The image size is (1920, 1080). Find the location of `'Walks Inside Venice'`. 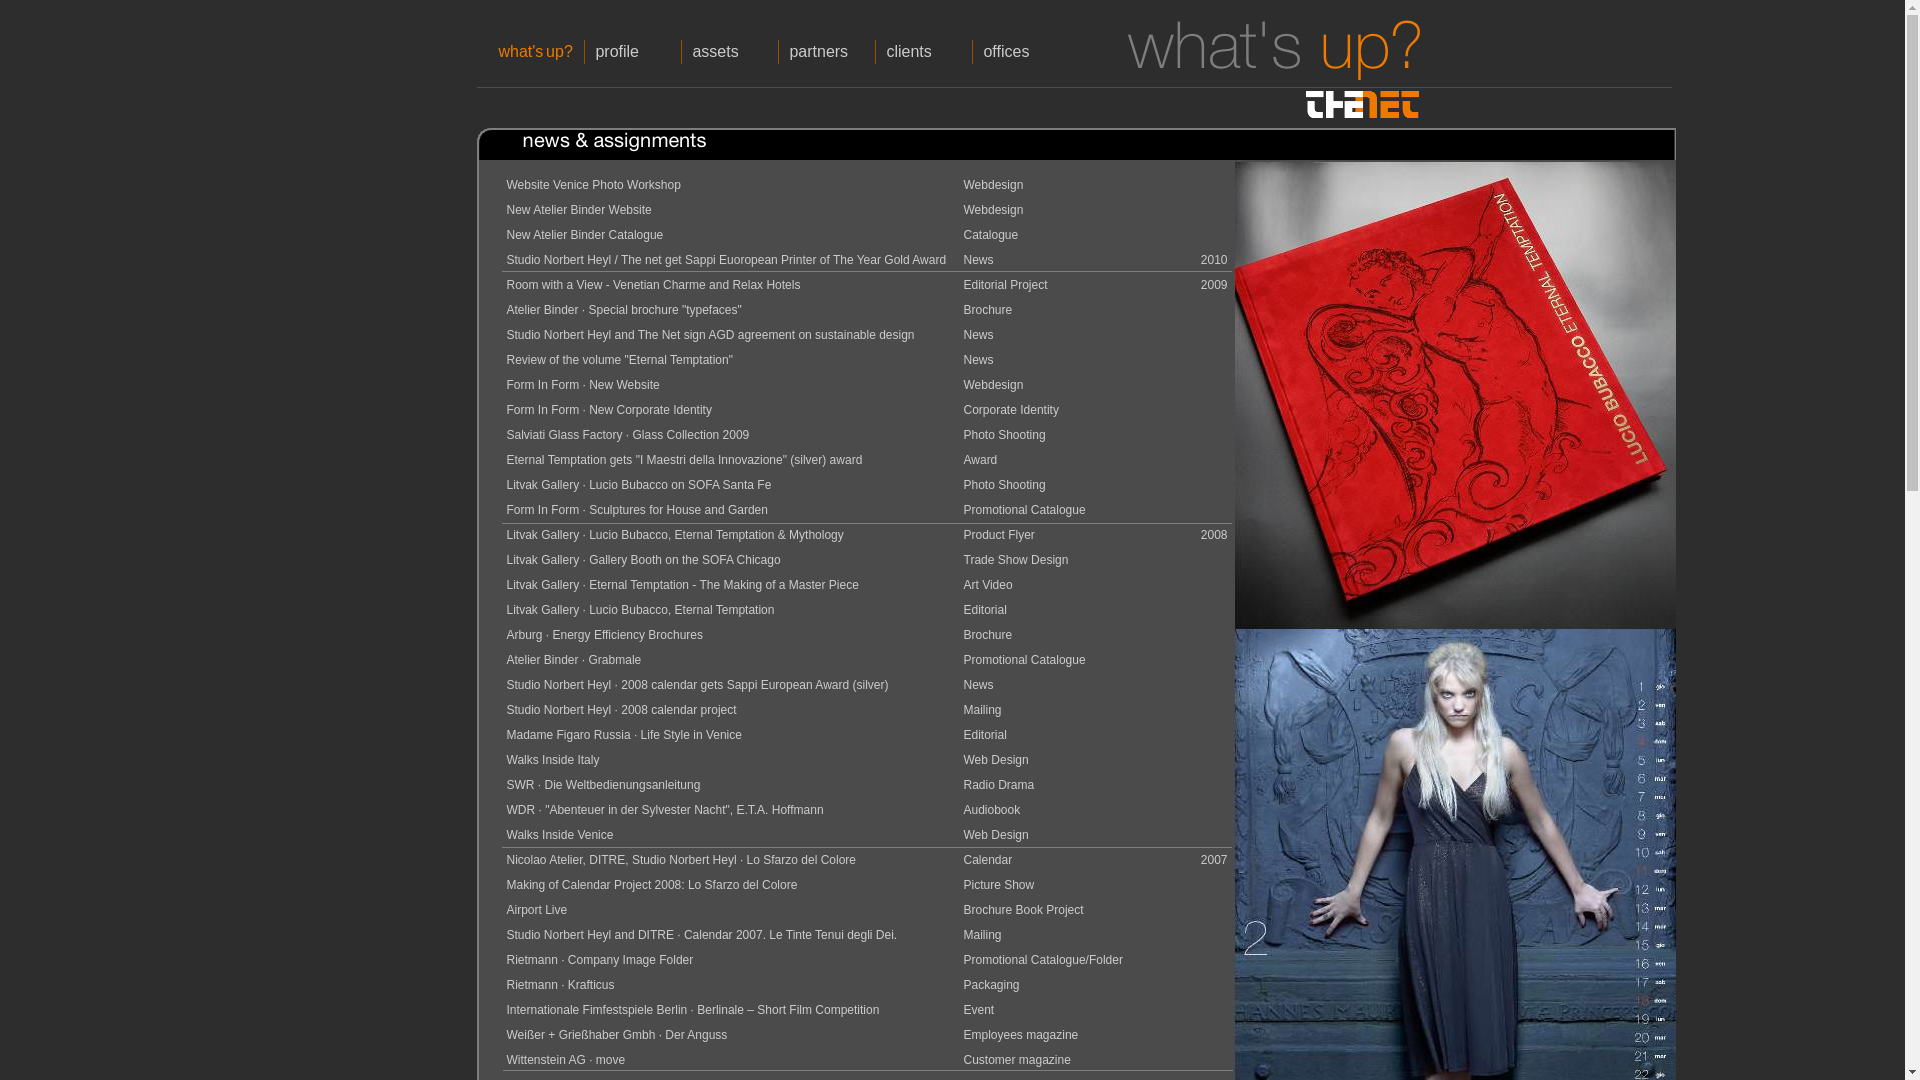

'Walks Inside Venice' is located at coordinates (505, 834).